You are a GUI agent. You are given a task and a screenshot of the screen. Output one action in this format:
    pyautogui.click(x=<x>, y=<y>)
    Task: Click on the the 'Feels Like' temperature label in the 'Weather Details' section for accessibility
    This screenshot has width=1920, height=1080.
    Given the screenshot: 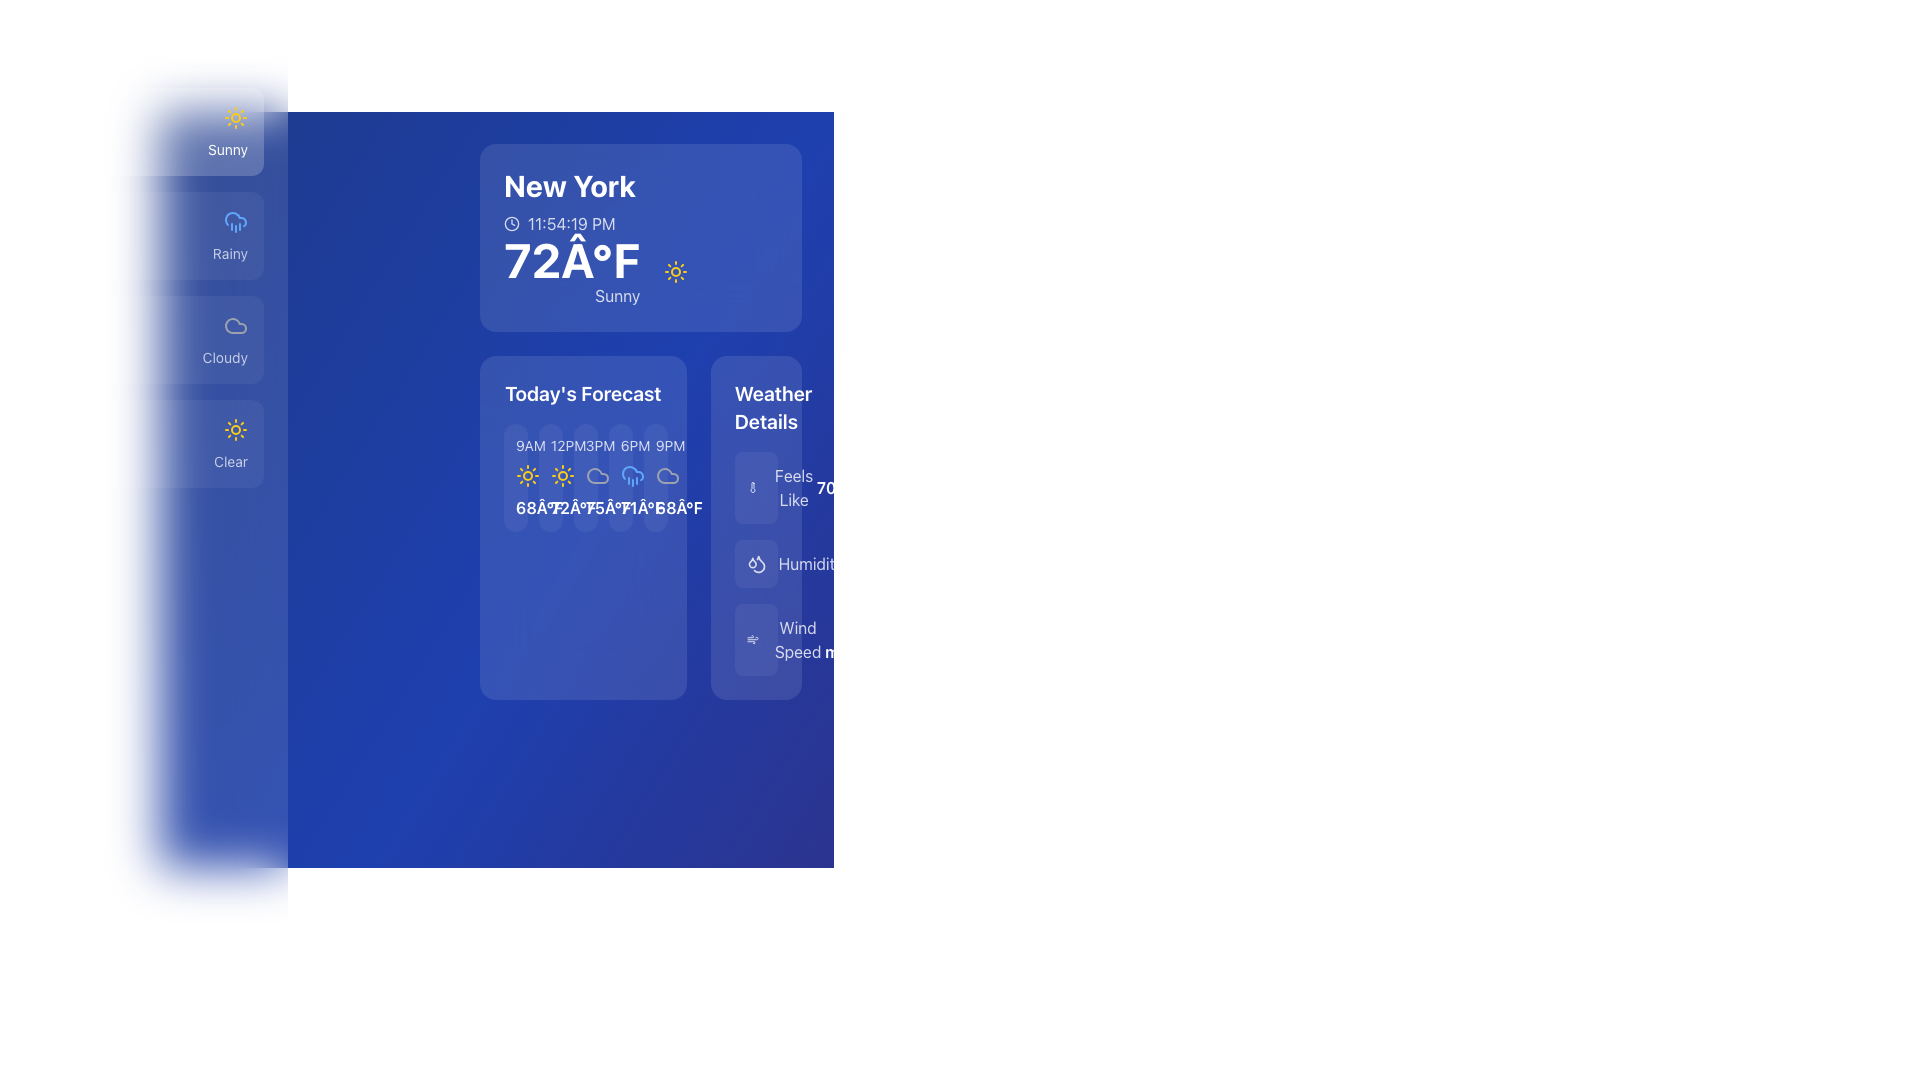 What is the action you would take?
    pyautogui.click(x=793, y=488)
    